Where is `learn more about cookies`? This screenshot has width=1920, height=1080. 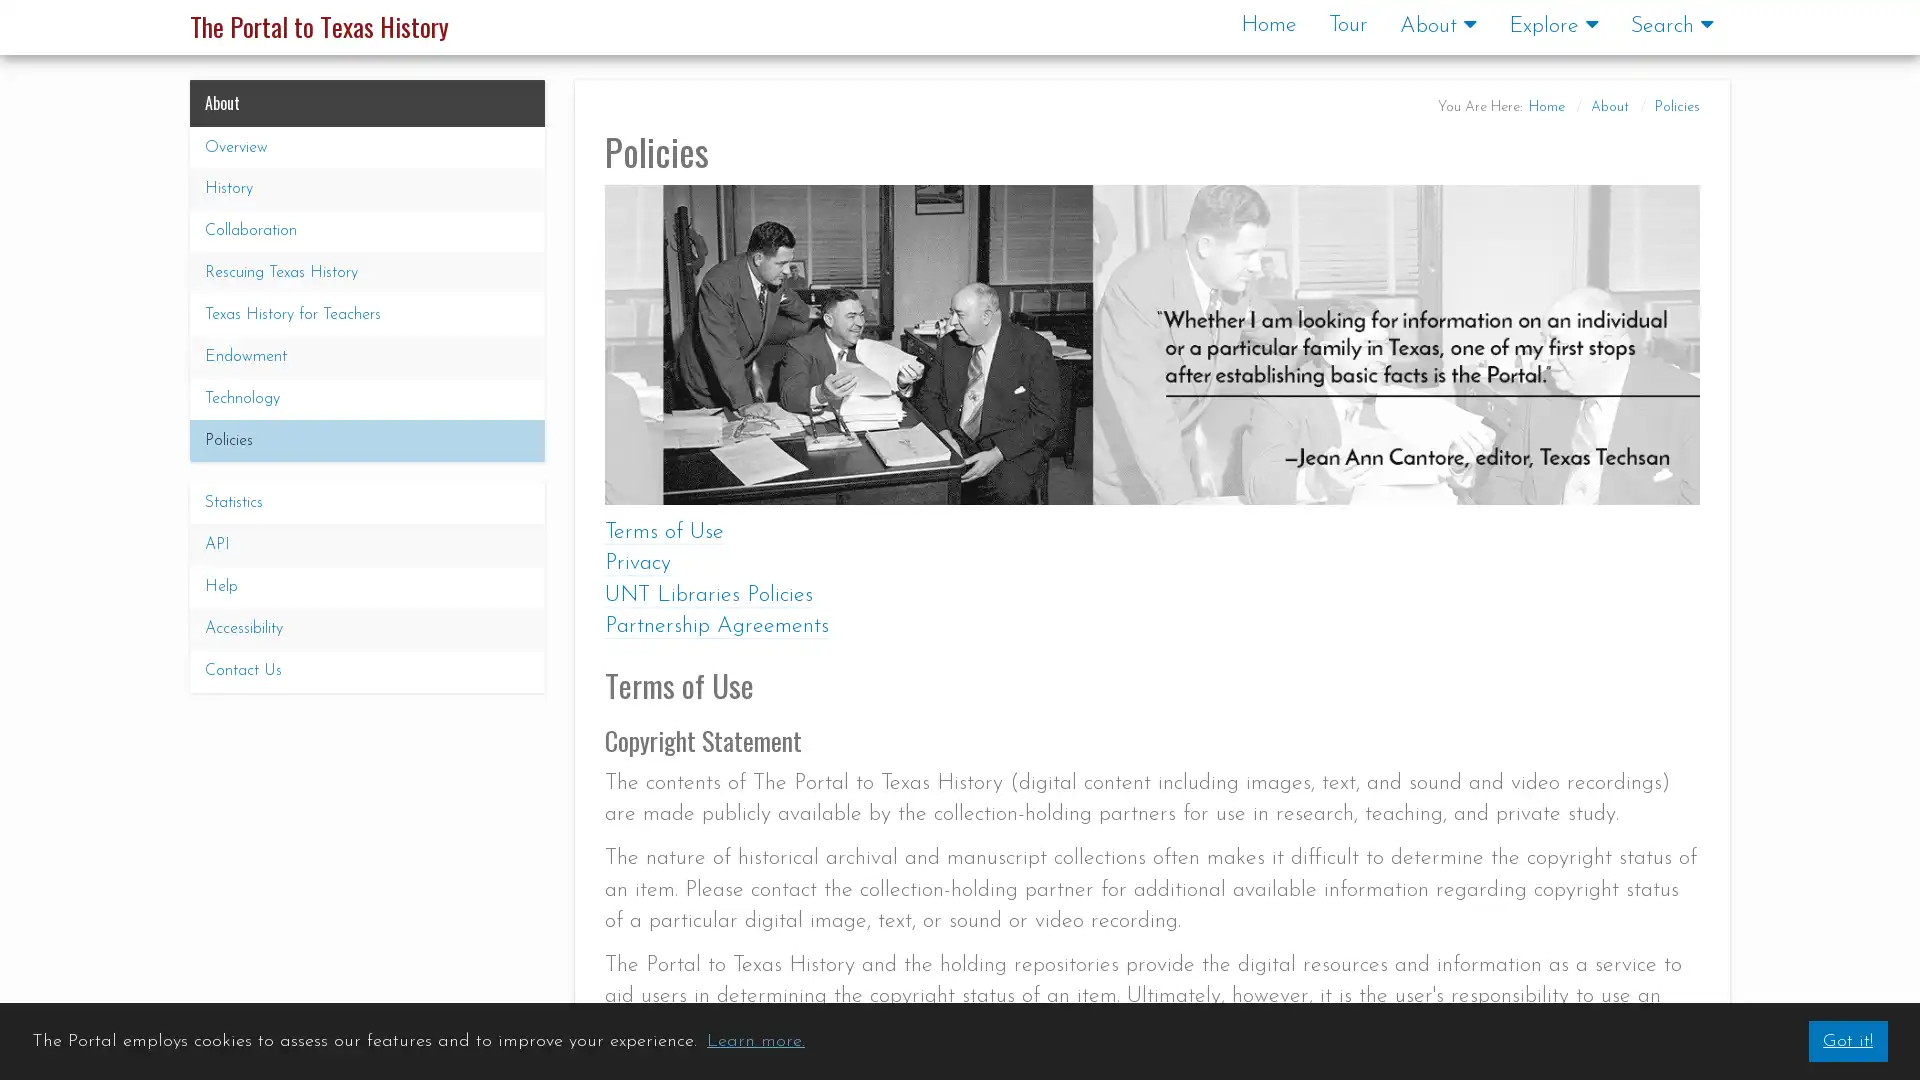 learn more about cookies is located at coordinates (754, 1040).